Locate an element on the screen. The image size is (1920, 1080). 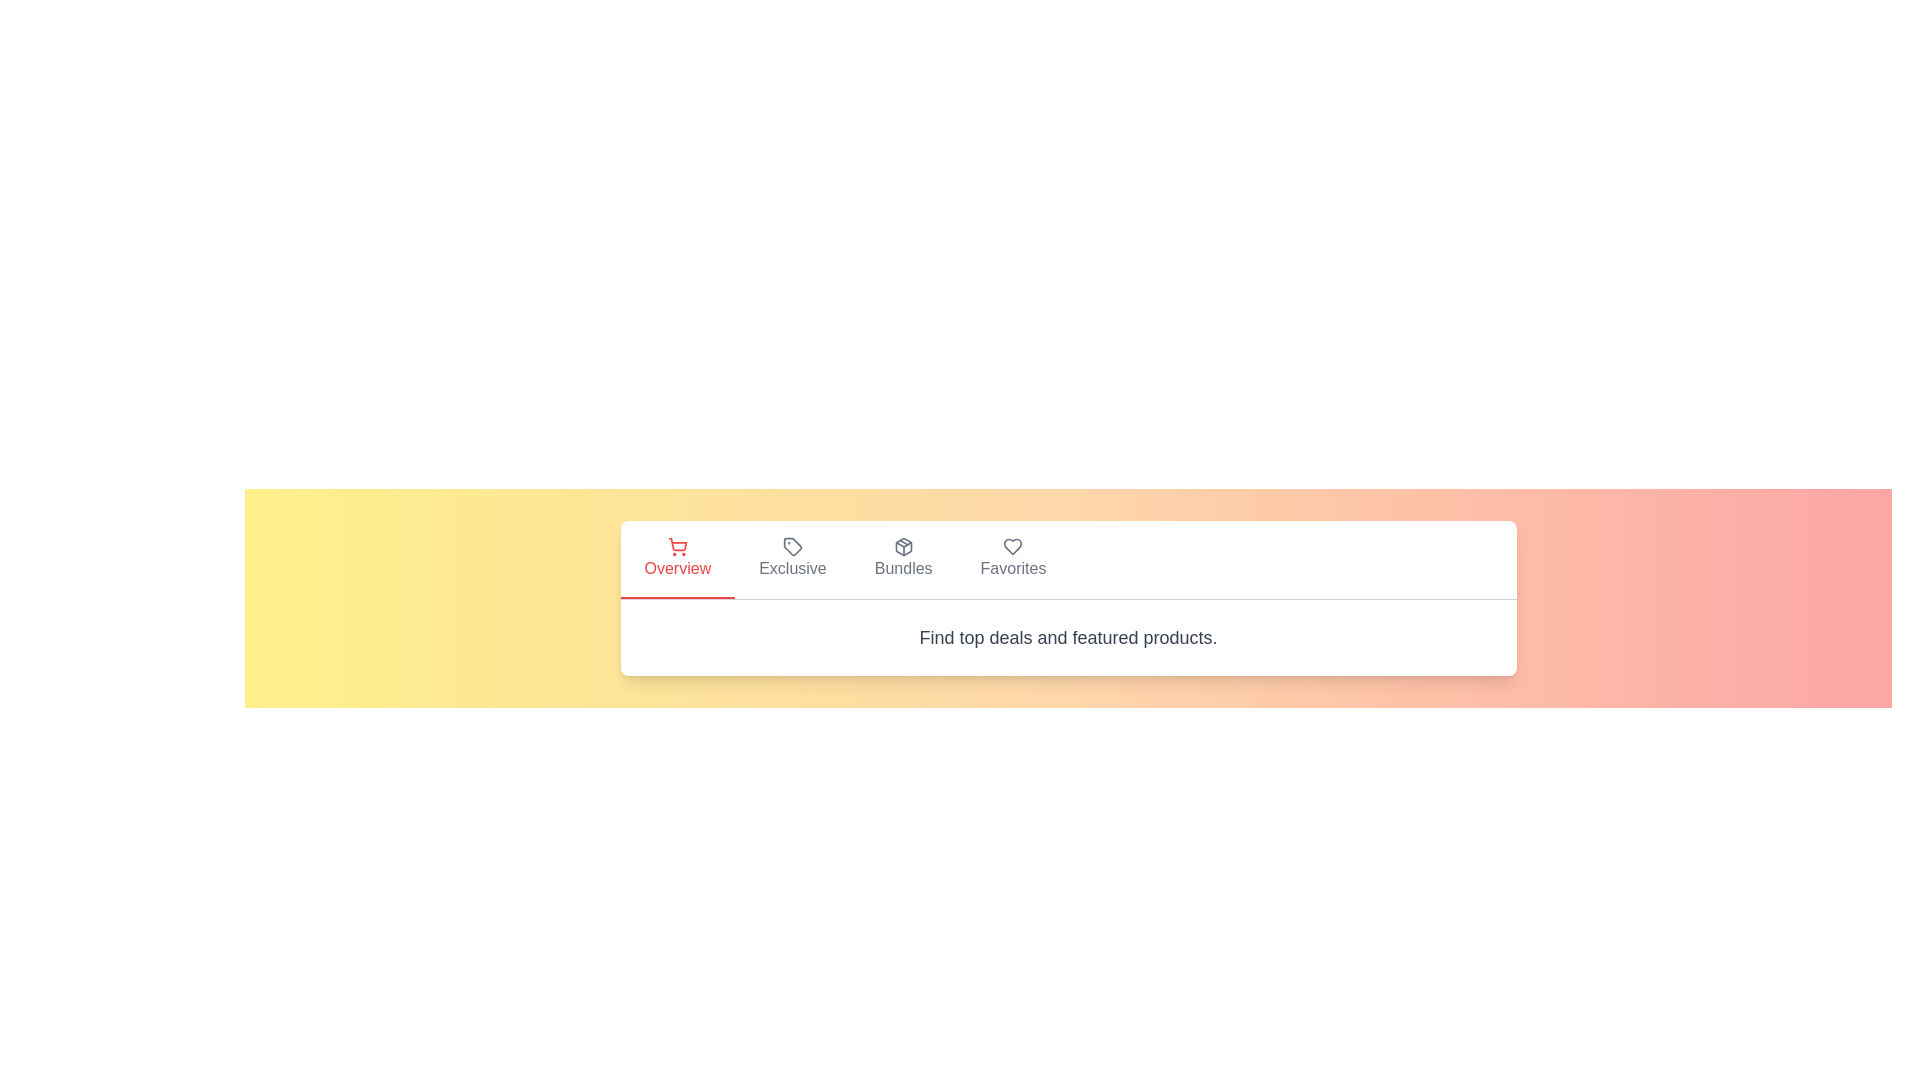
the tab labeled Favorites to observe visual feedback is located at coordinates (1012, 559).